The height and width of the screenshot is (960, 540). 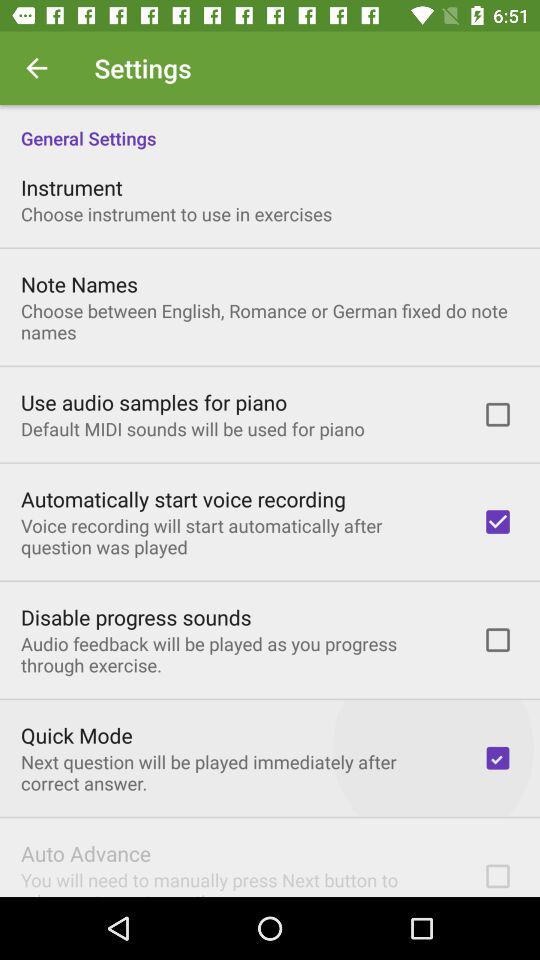 I want to click on the icon above the automatically start voice item, so click(x=192, y=429).